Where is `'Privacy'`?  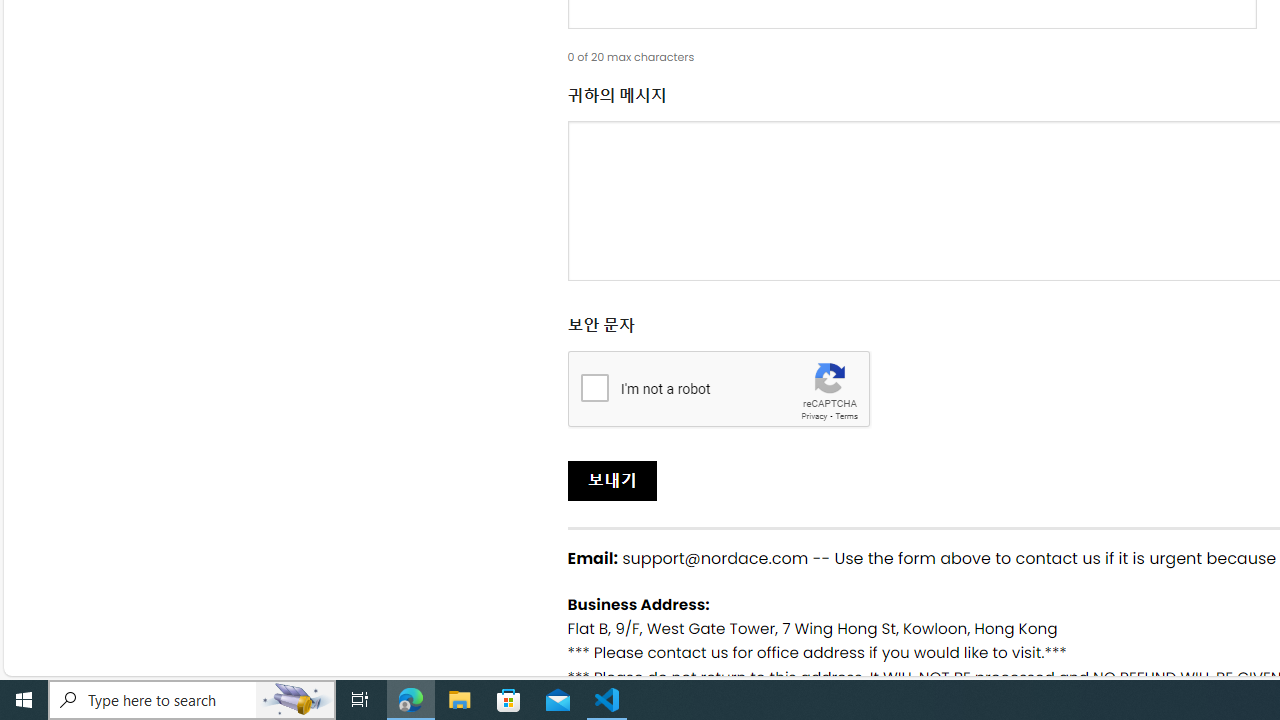
'Privacy' is located at coordinates (814, 415).